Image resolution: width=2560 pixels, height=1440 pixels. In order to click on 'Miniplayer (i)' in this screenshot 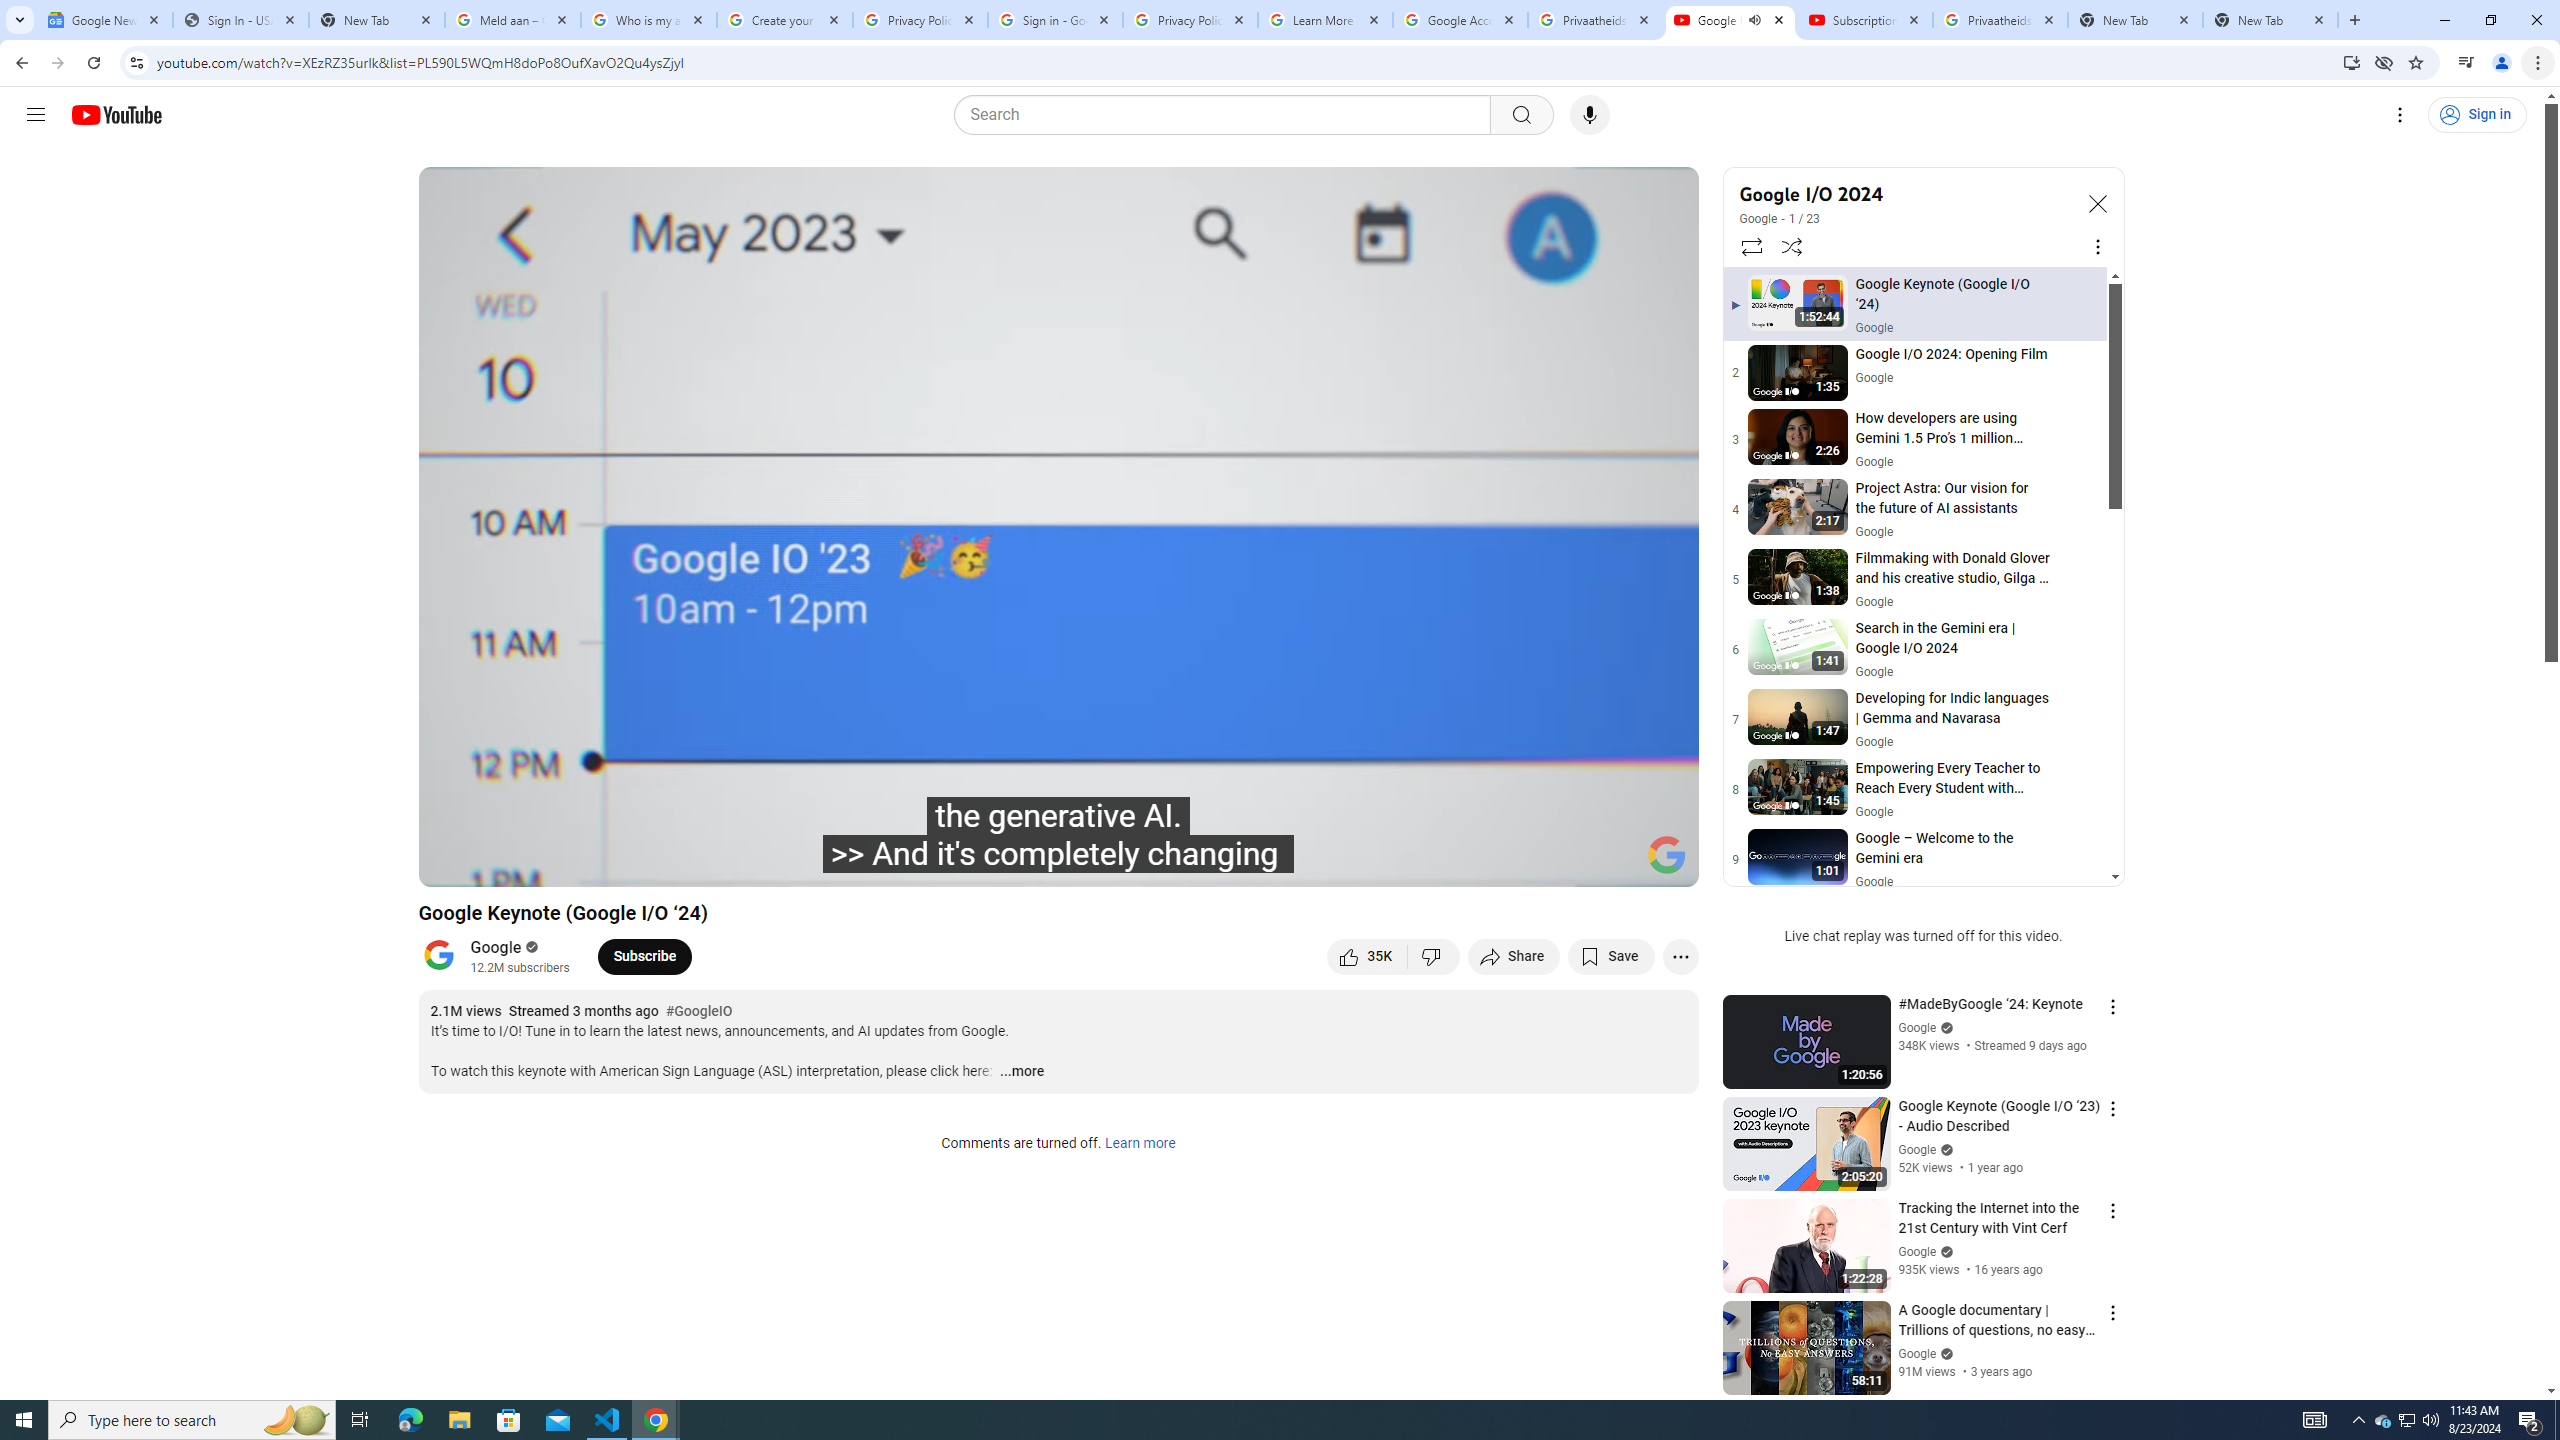, I will do `click(1565, 862)`.